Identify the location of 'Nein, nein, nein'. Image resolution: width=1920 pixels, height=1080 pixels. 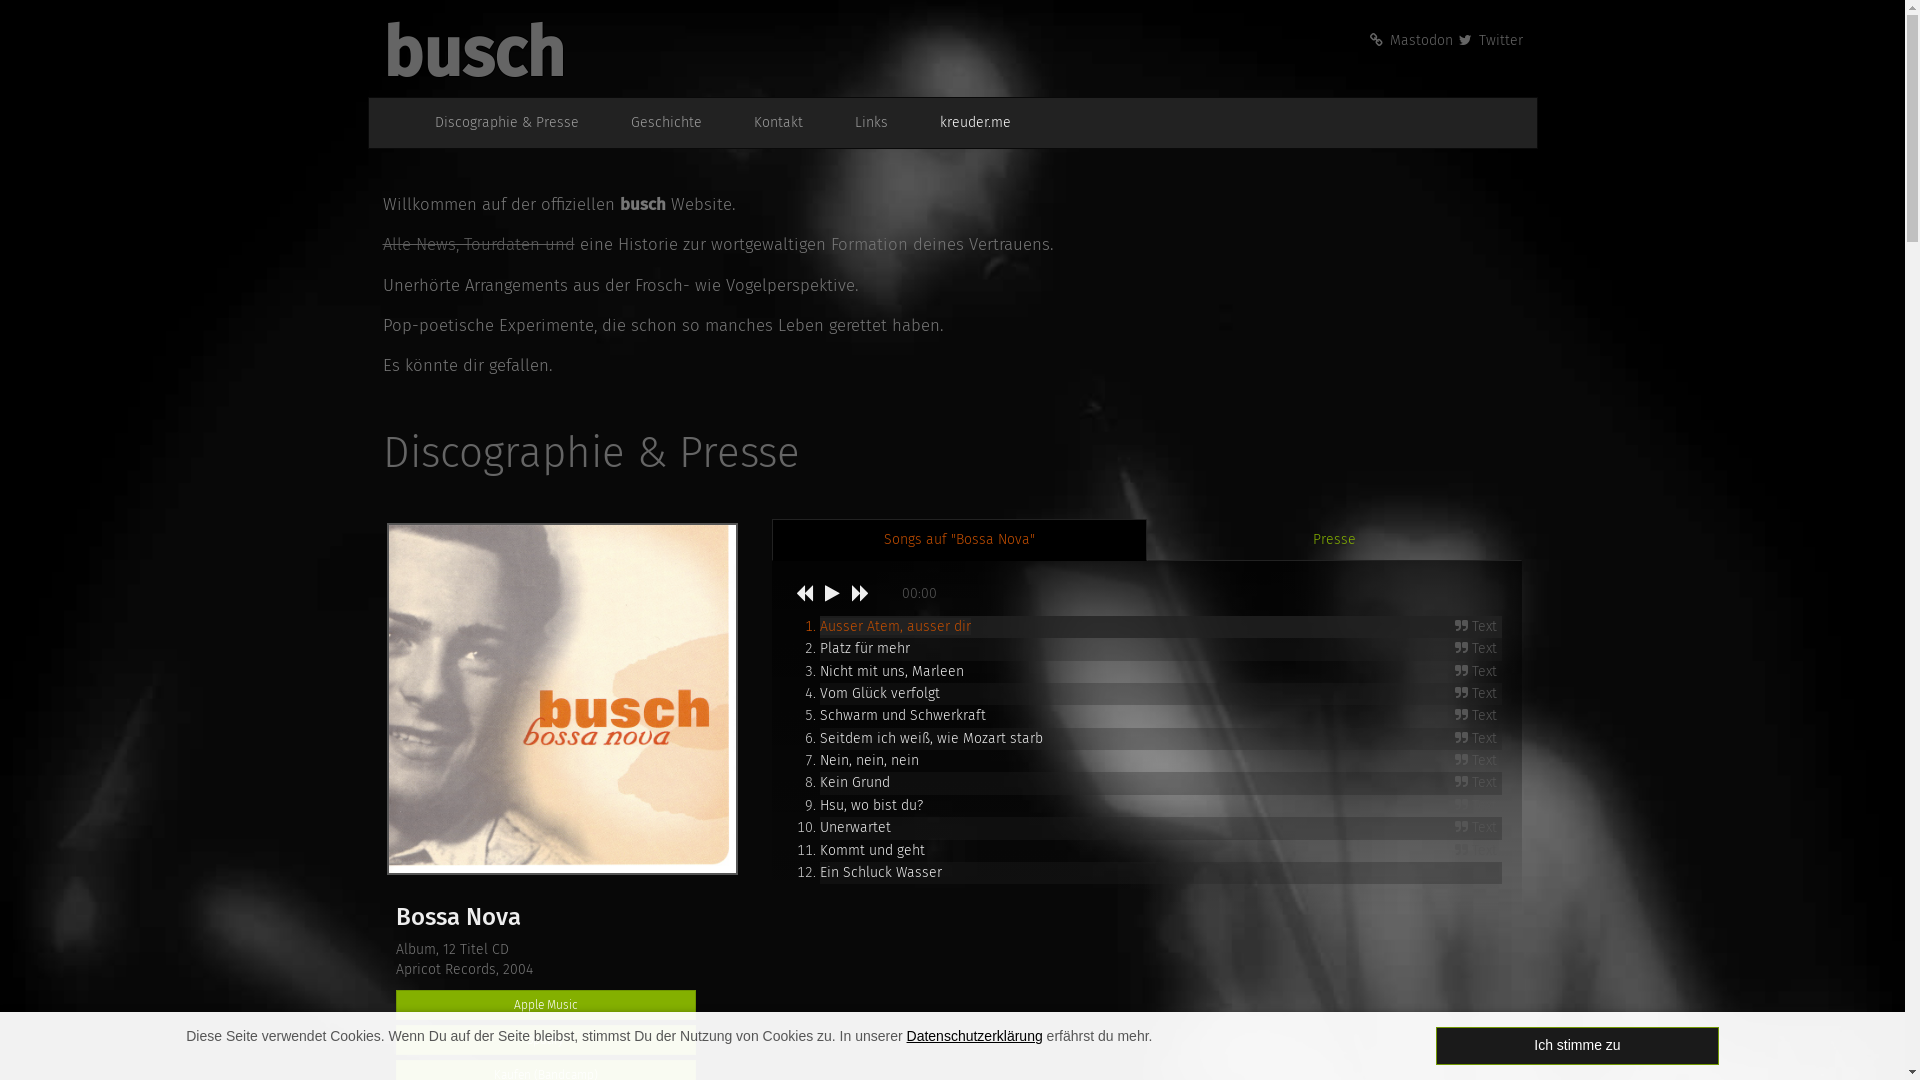
(820, 760).